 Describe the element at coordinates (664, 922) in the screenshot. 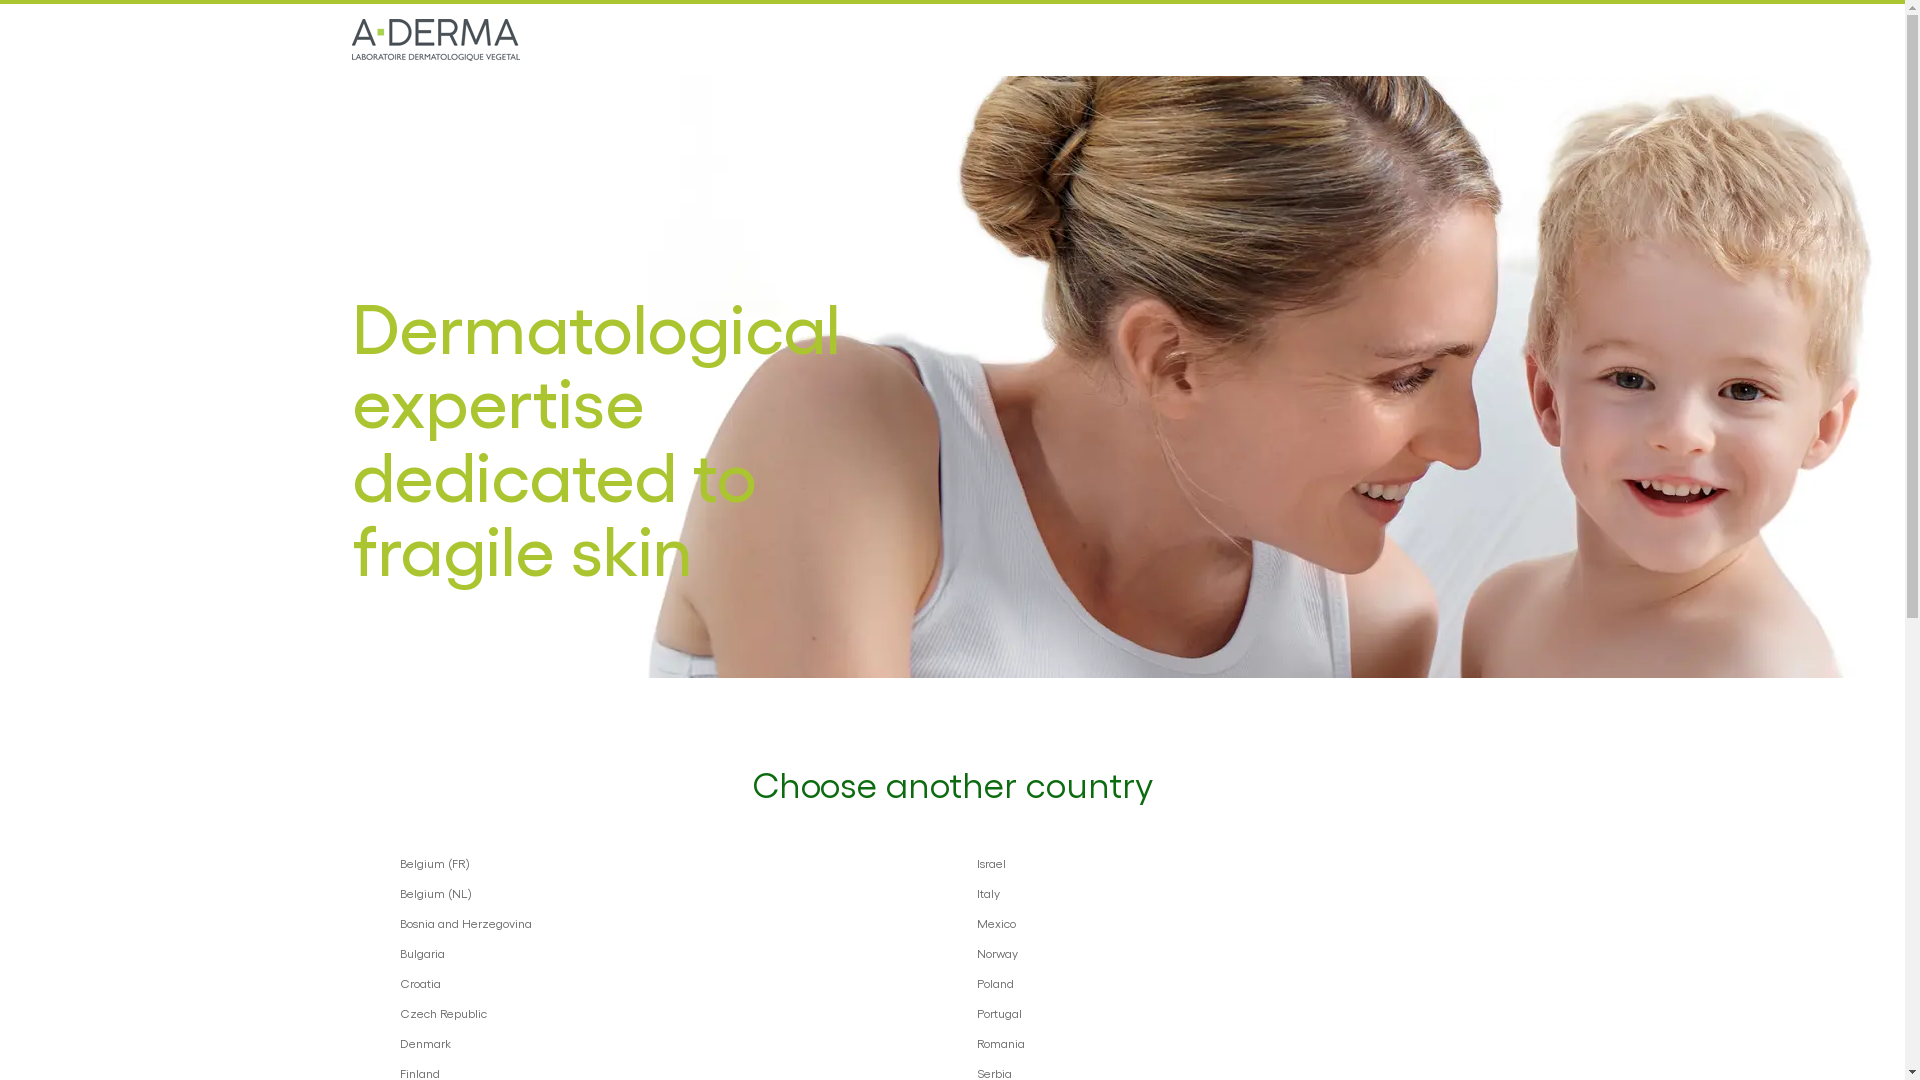

I see `'Bosnia and Herzegovina'` at that location.